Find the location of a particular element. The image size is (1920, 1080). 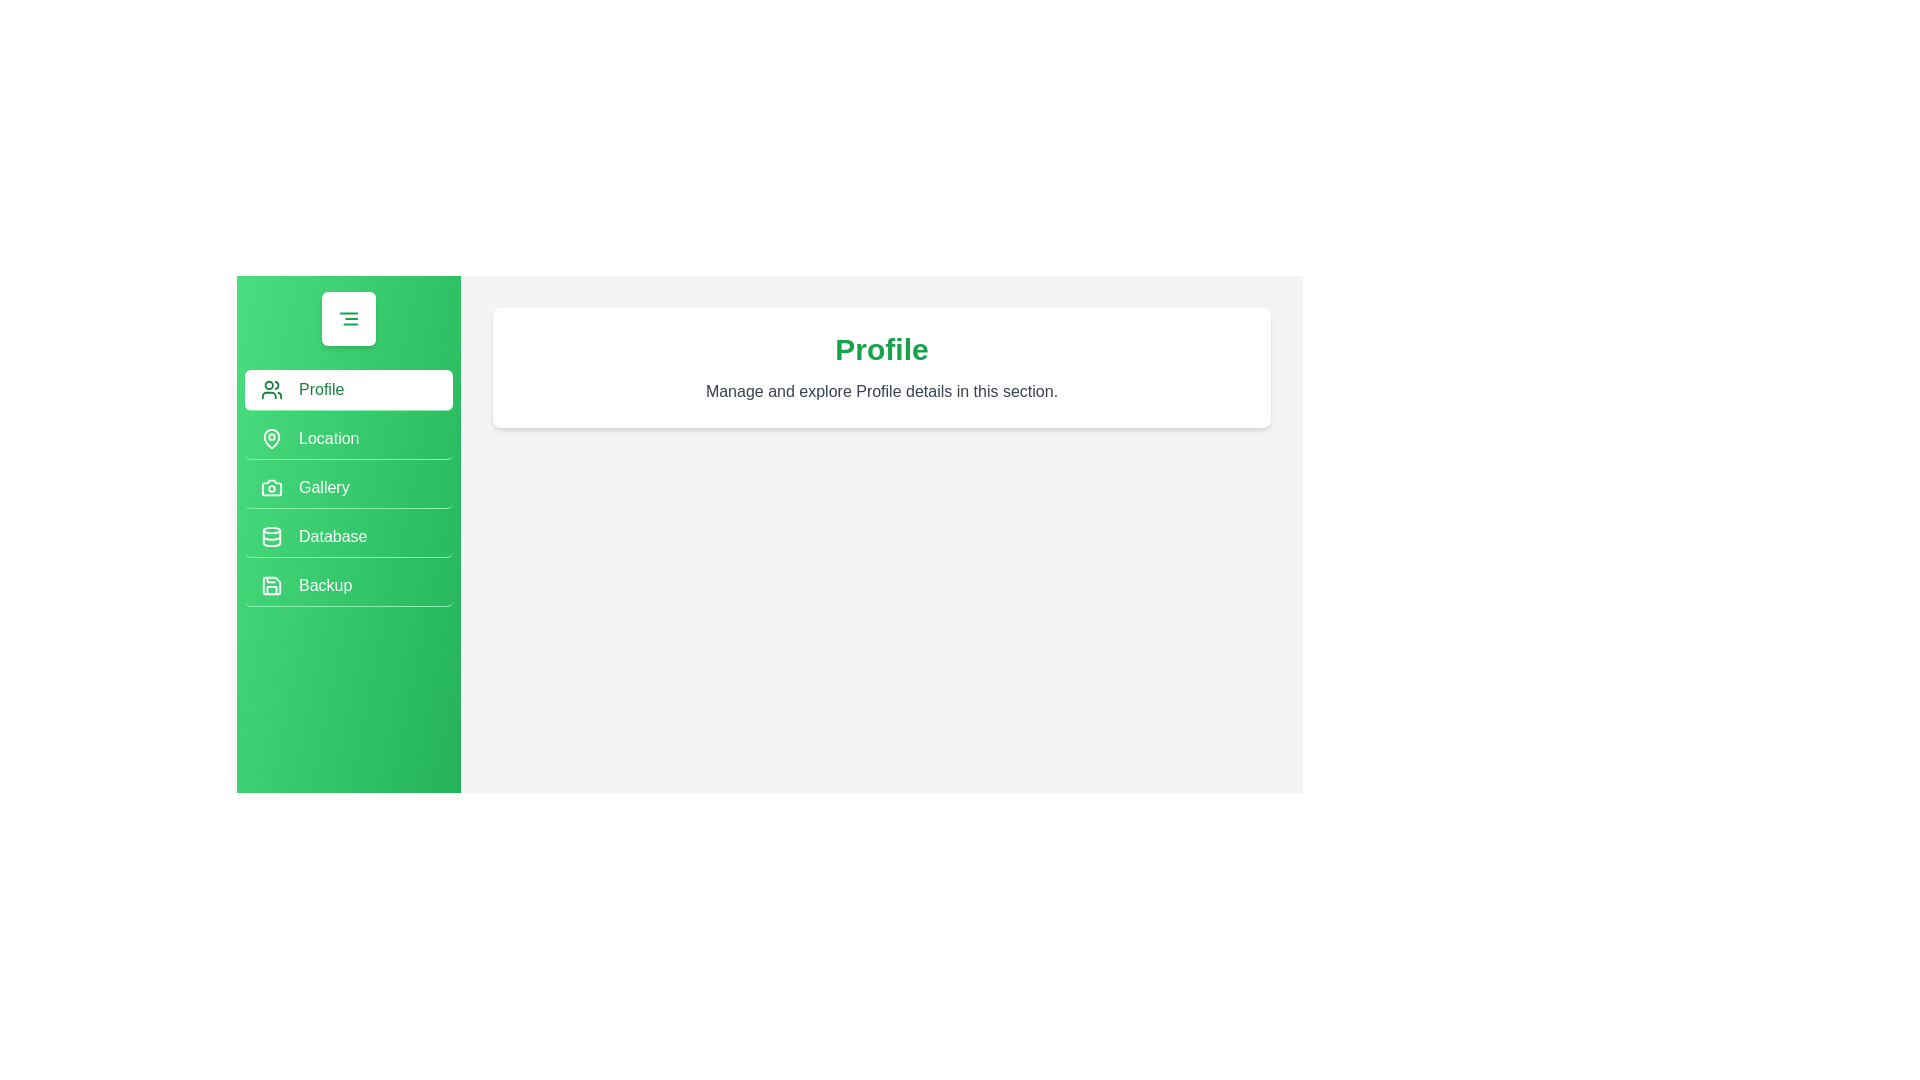

the menu option Location in the drawer is located at coordinates (349, 438).